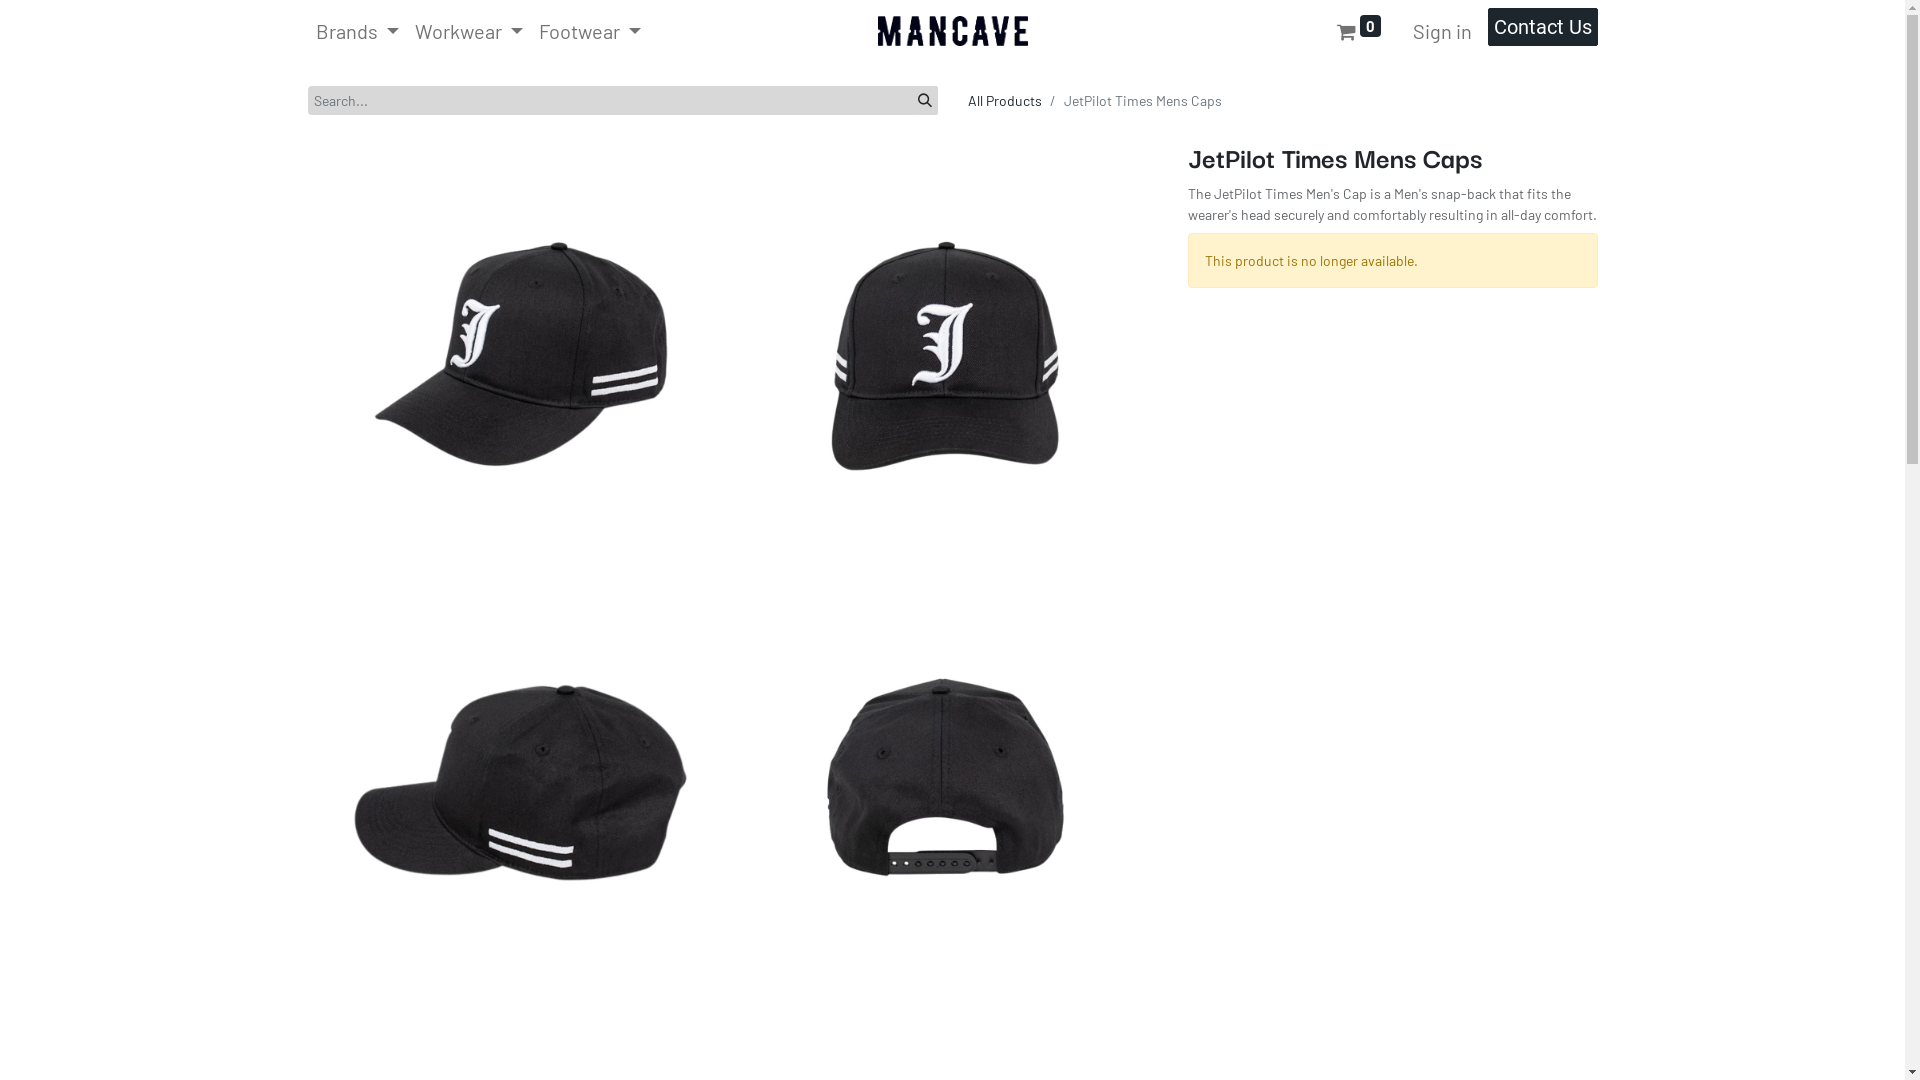 The height and width of the screenshot is (1080, 1920). I want to click on 'Workwear', so click(468, 30).